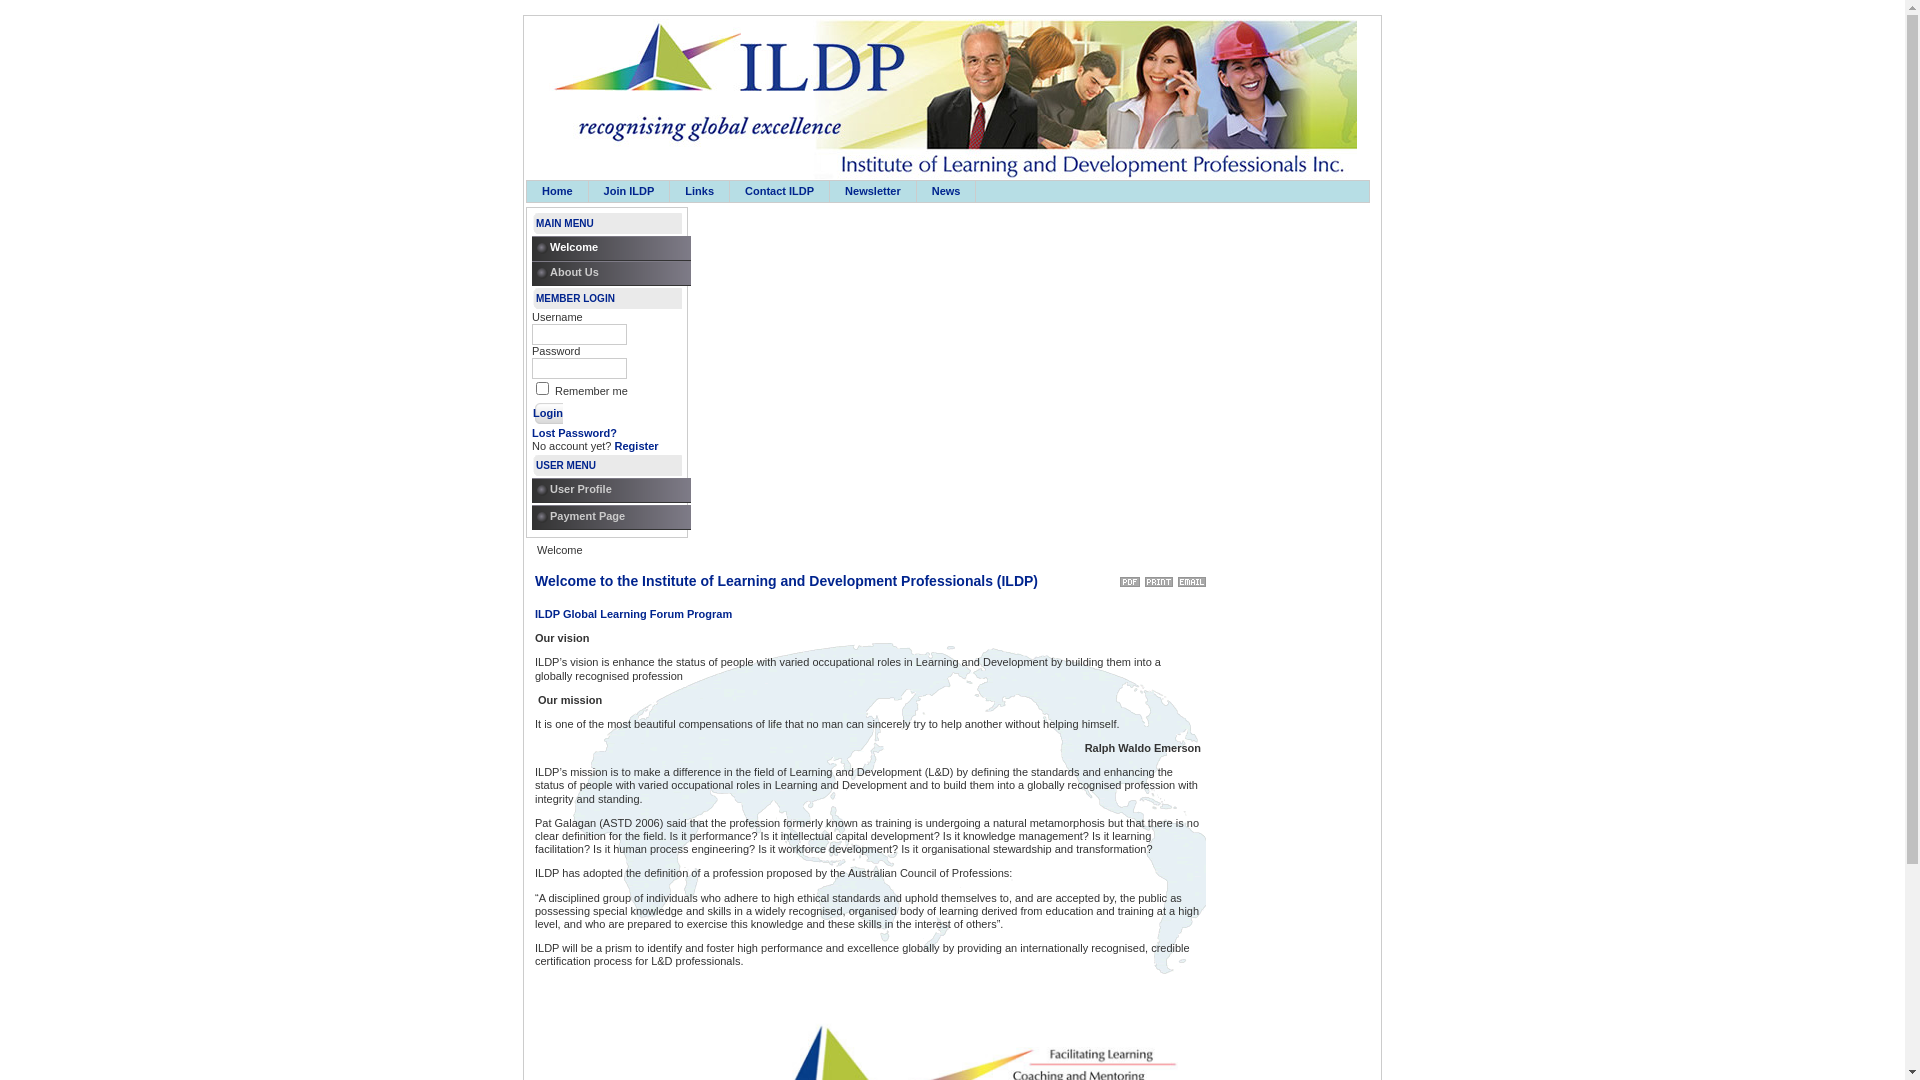  I want to click on 'Home', so click(557, 191).